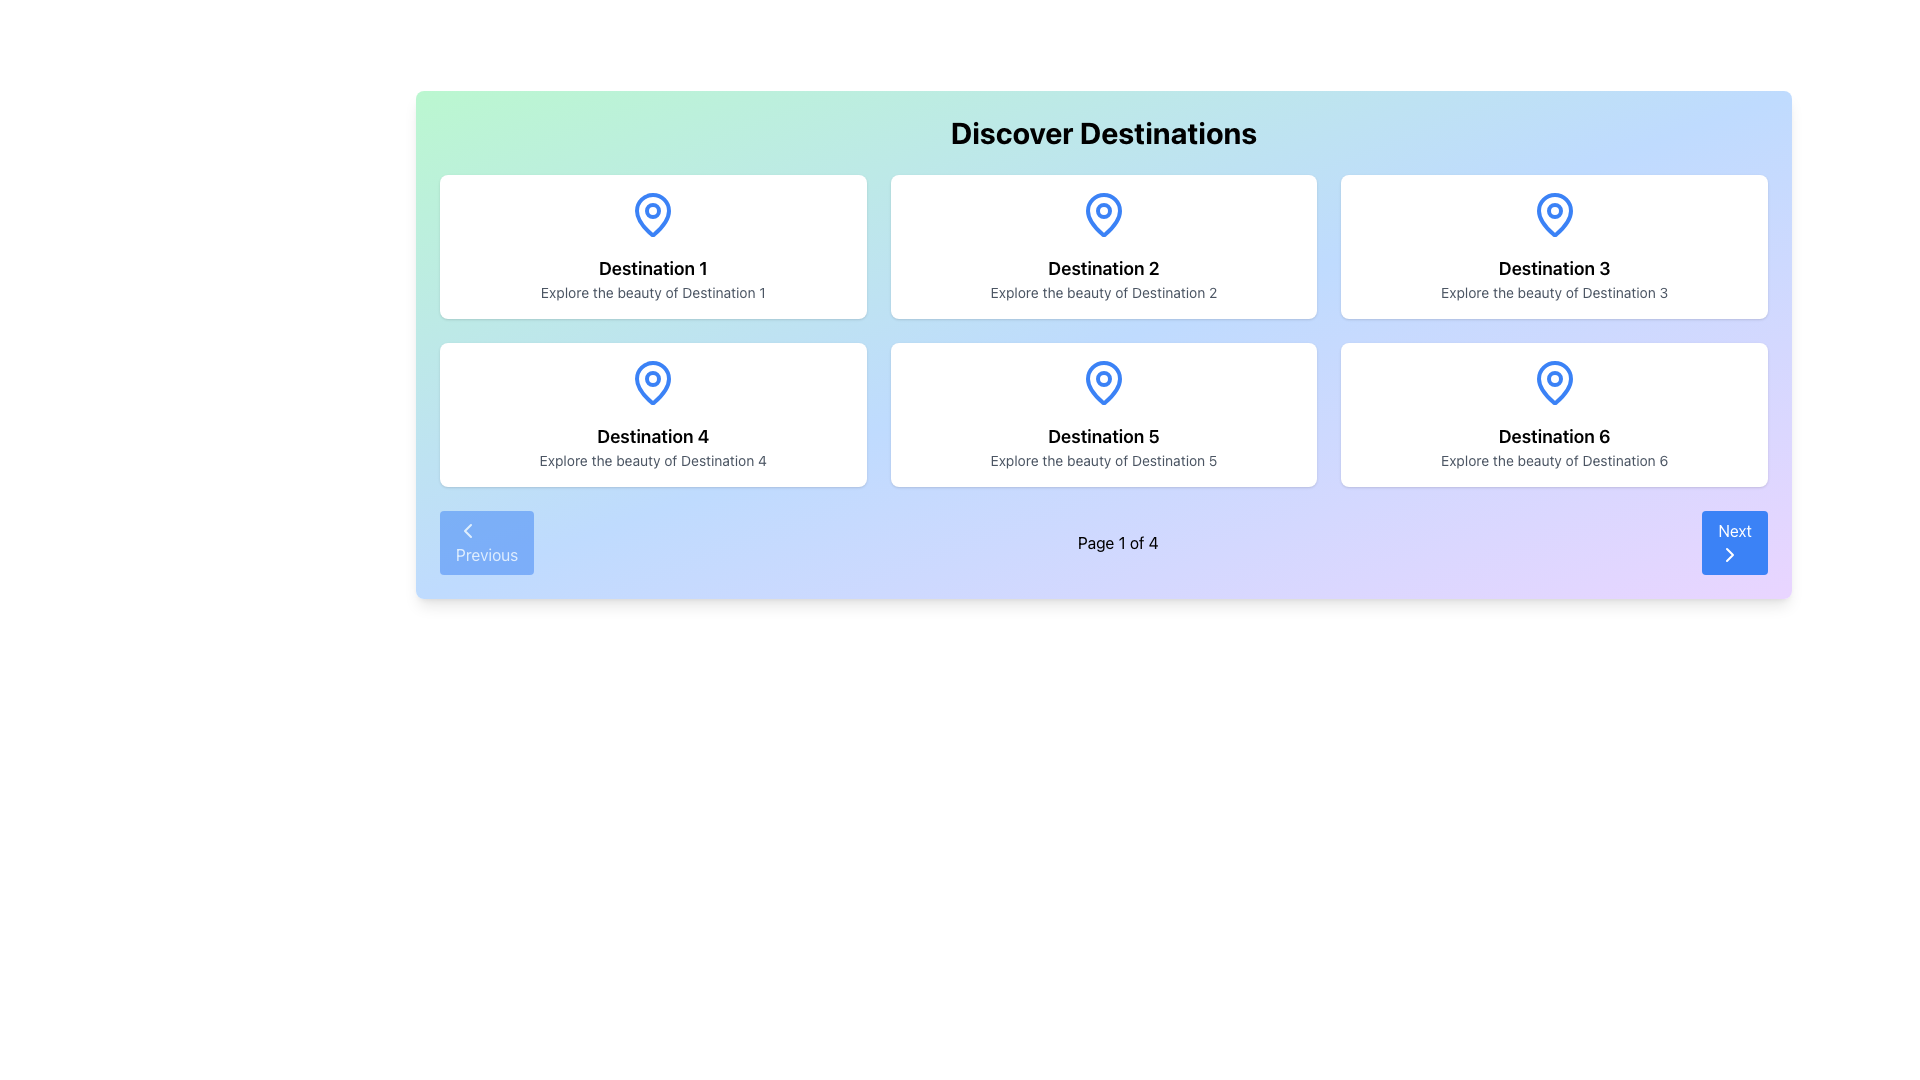  What do you see at coordinates (1103, 378) in the screenshot?
I see `the circular decorative element of the map pin icon located in the fifth card of the 2x3 grid layout under the 'Discover Destinations' heading` at bounding box center [1103, 378].